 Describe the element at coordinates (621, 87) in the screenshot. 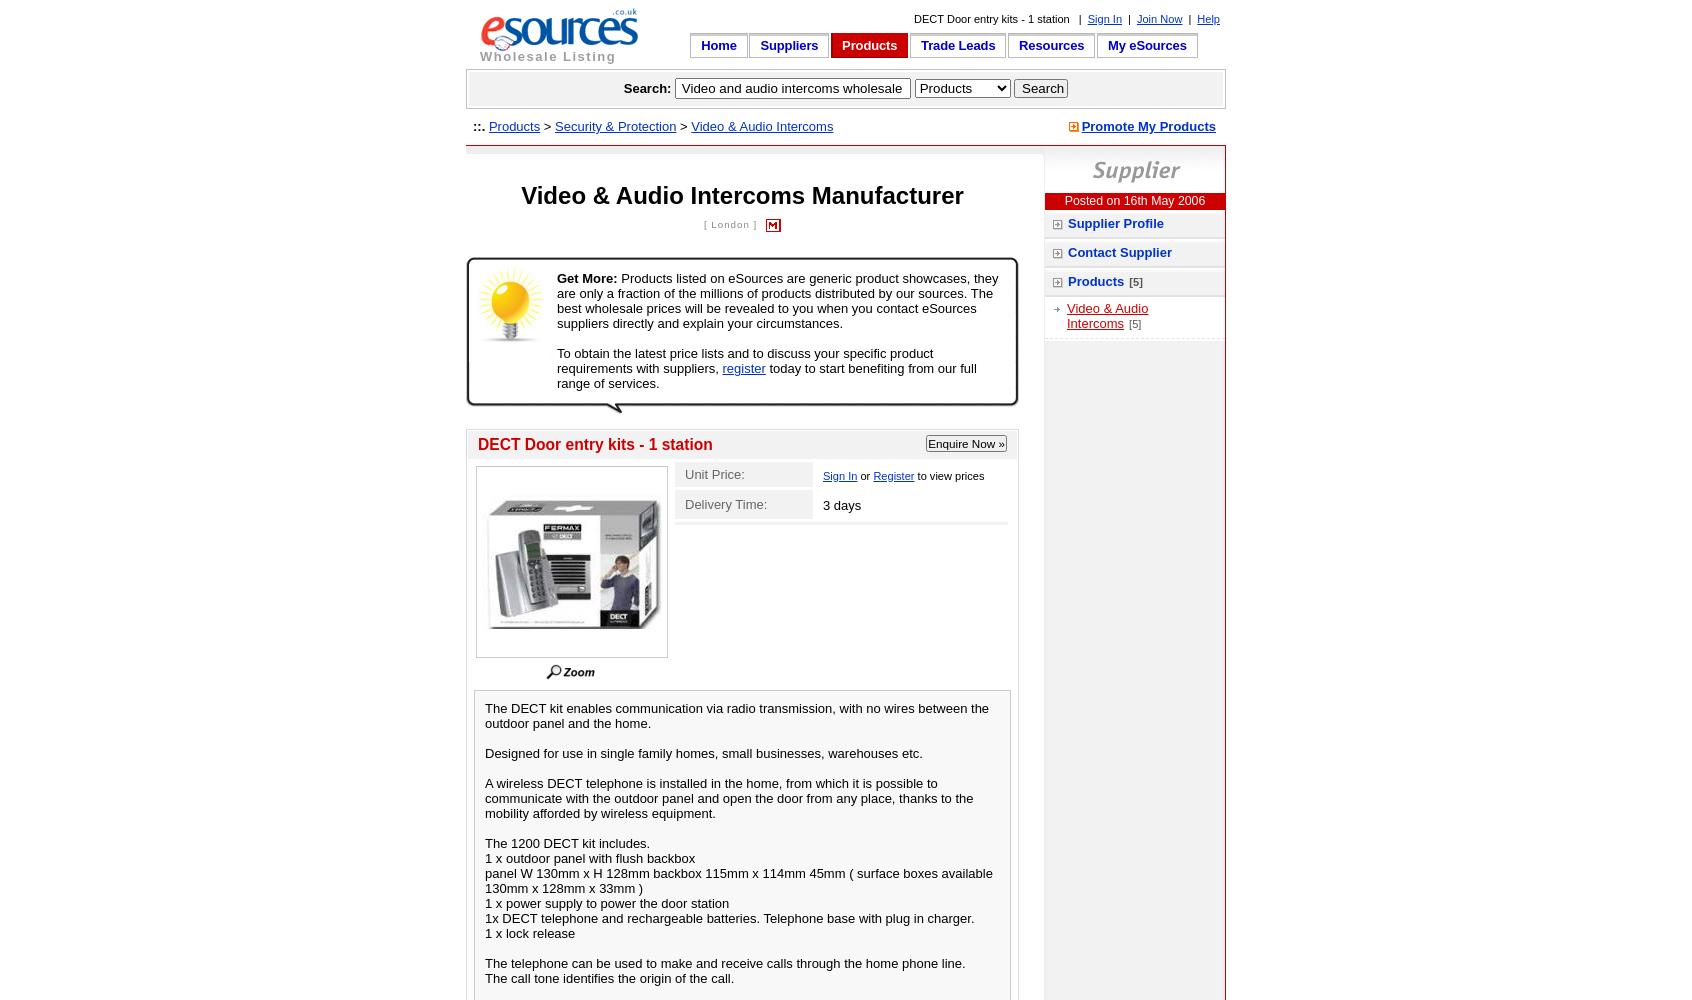

I see `'Search:'` at that location.